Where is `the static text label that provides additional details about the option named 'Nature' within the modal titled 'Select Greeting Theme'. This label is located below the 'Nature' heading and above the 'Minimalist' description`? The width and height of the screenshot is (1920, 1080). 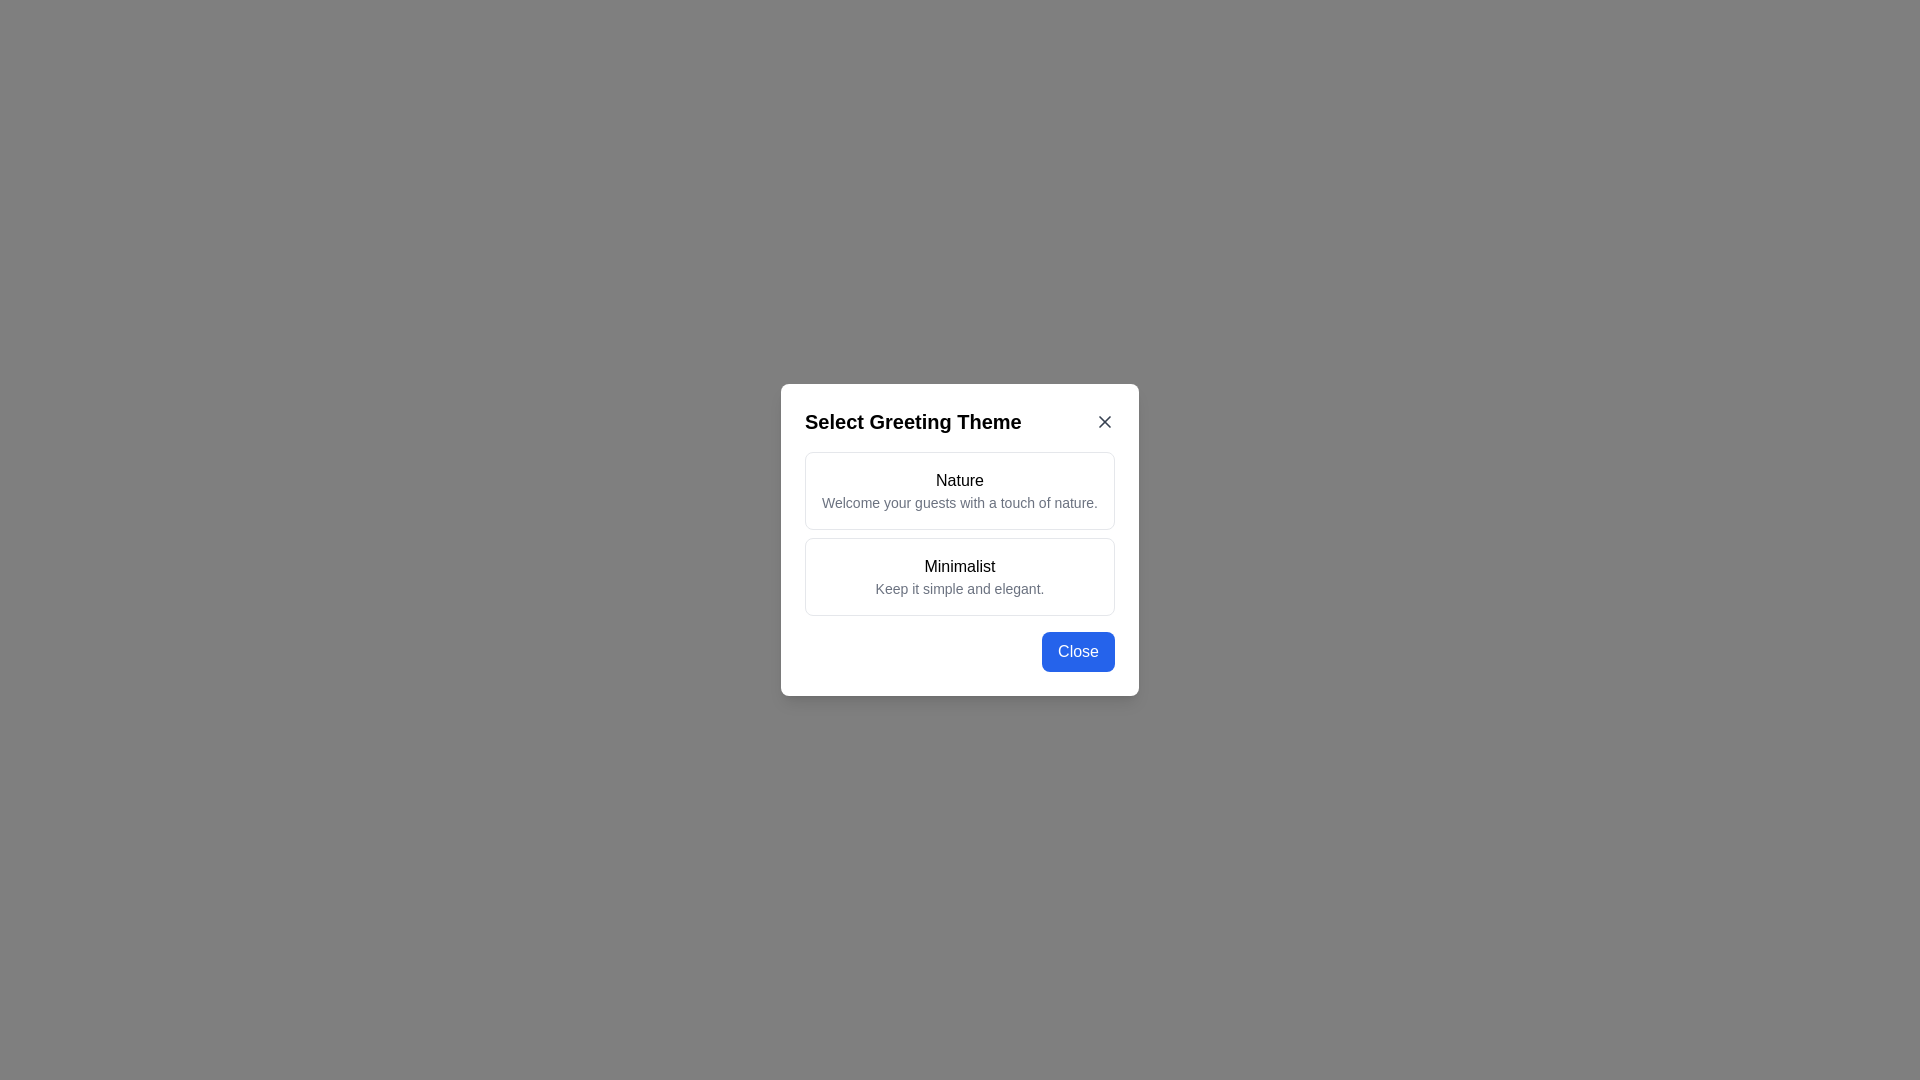 the static text label that provides additional details about the option named 'Nature' within the modal titled 'Select Greeting Theme'. This label is located below the 'Nature' heading and above the 'Minimalist' description is located at coordinates (960, 501).